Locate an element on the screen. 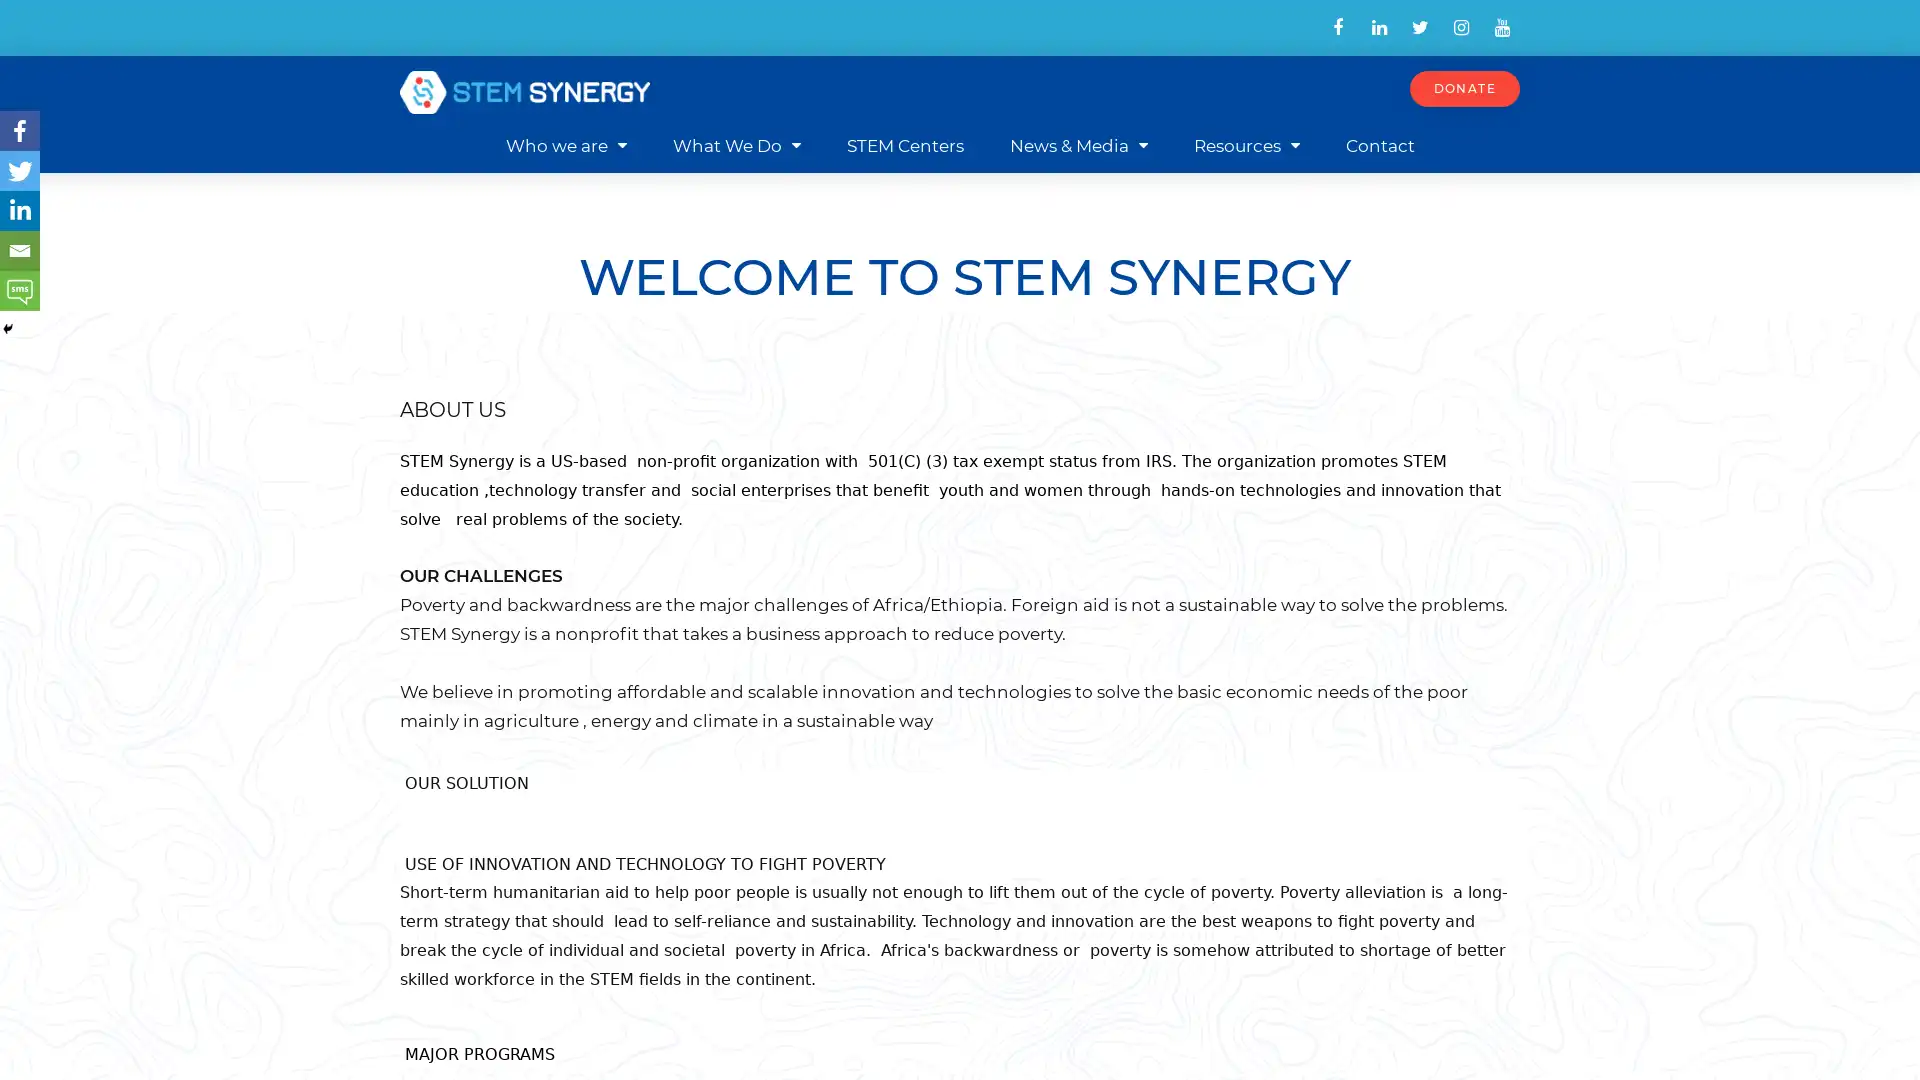  DONATE is located at coordinates (1464, 87).